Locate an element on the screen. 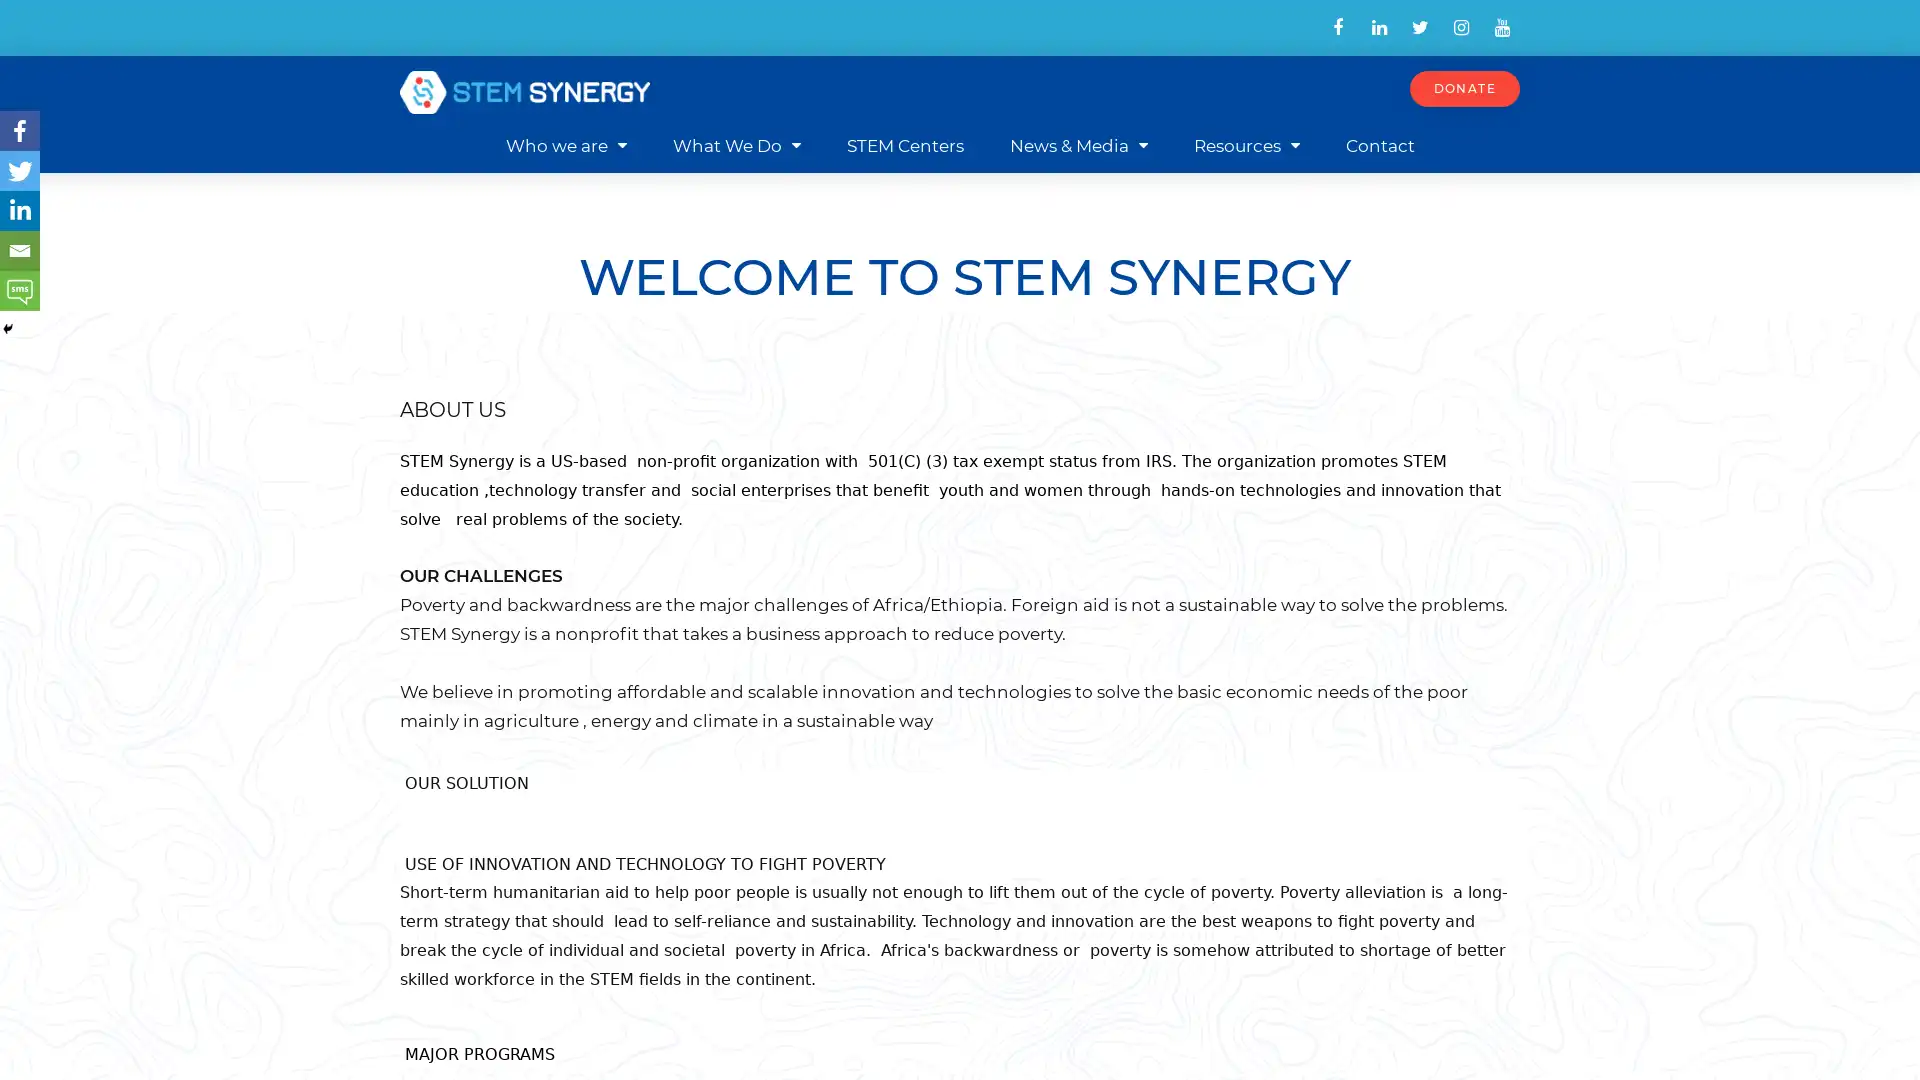  DONATE is located at coordinates (1464, 87).